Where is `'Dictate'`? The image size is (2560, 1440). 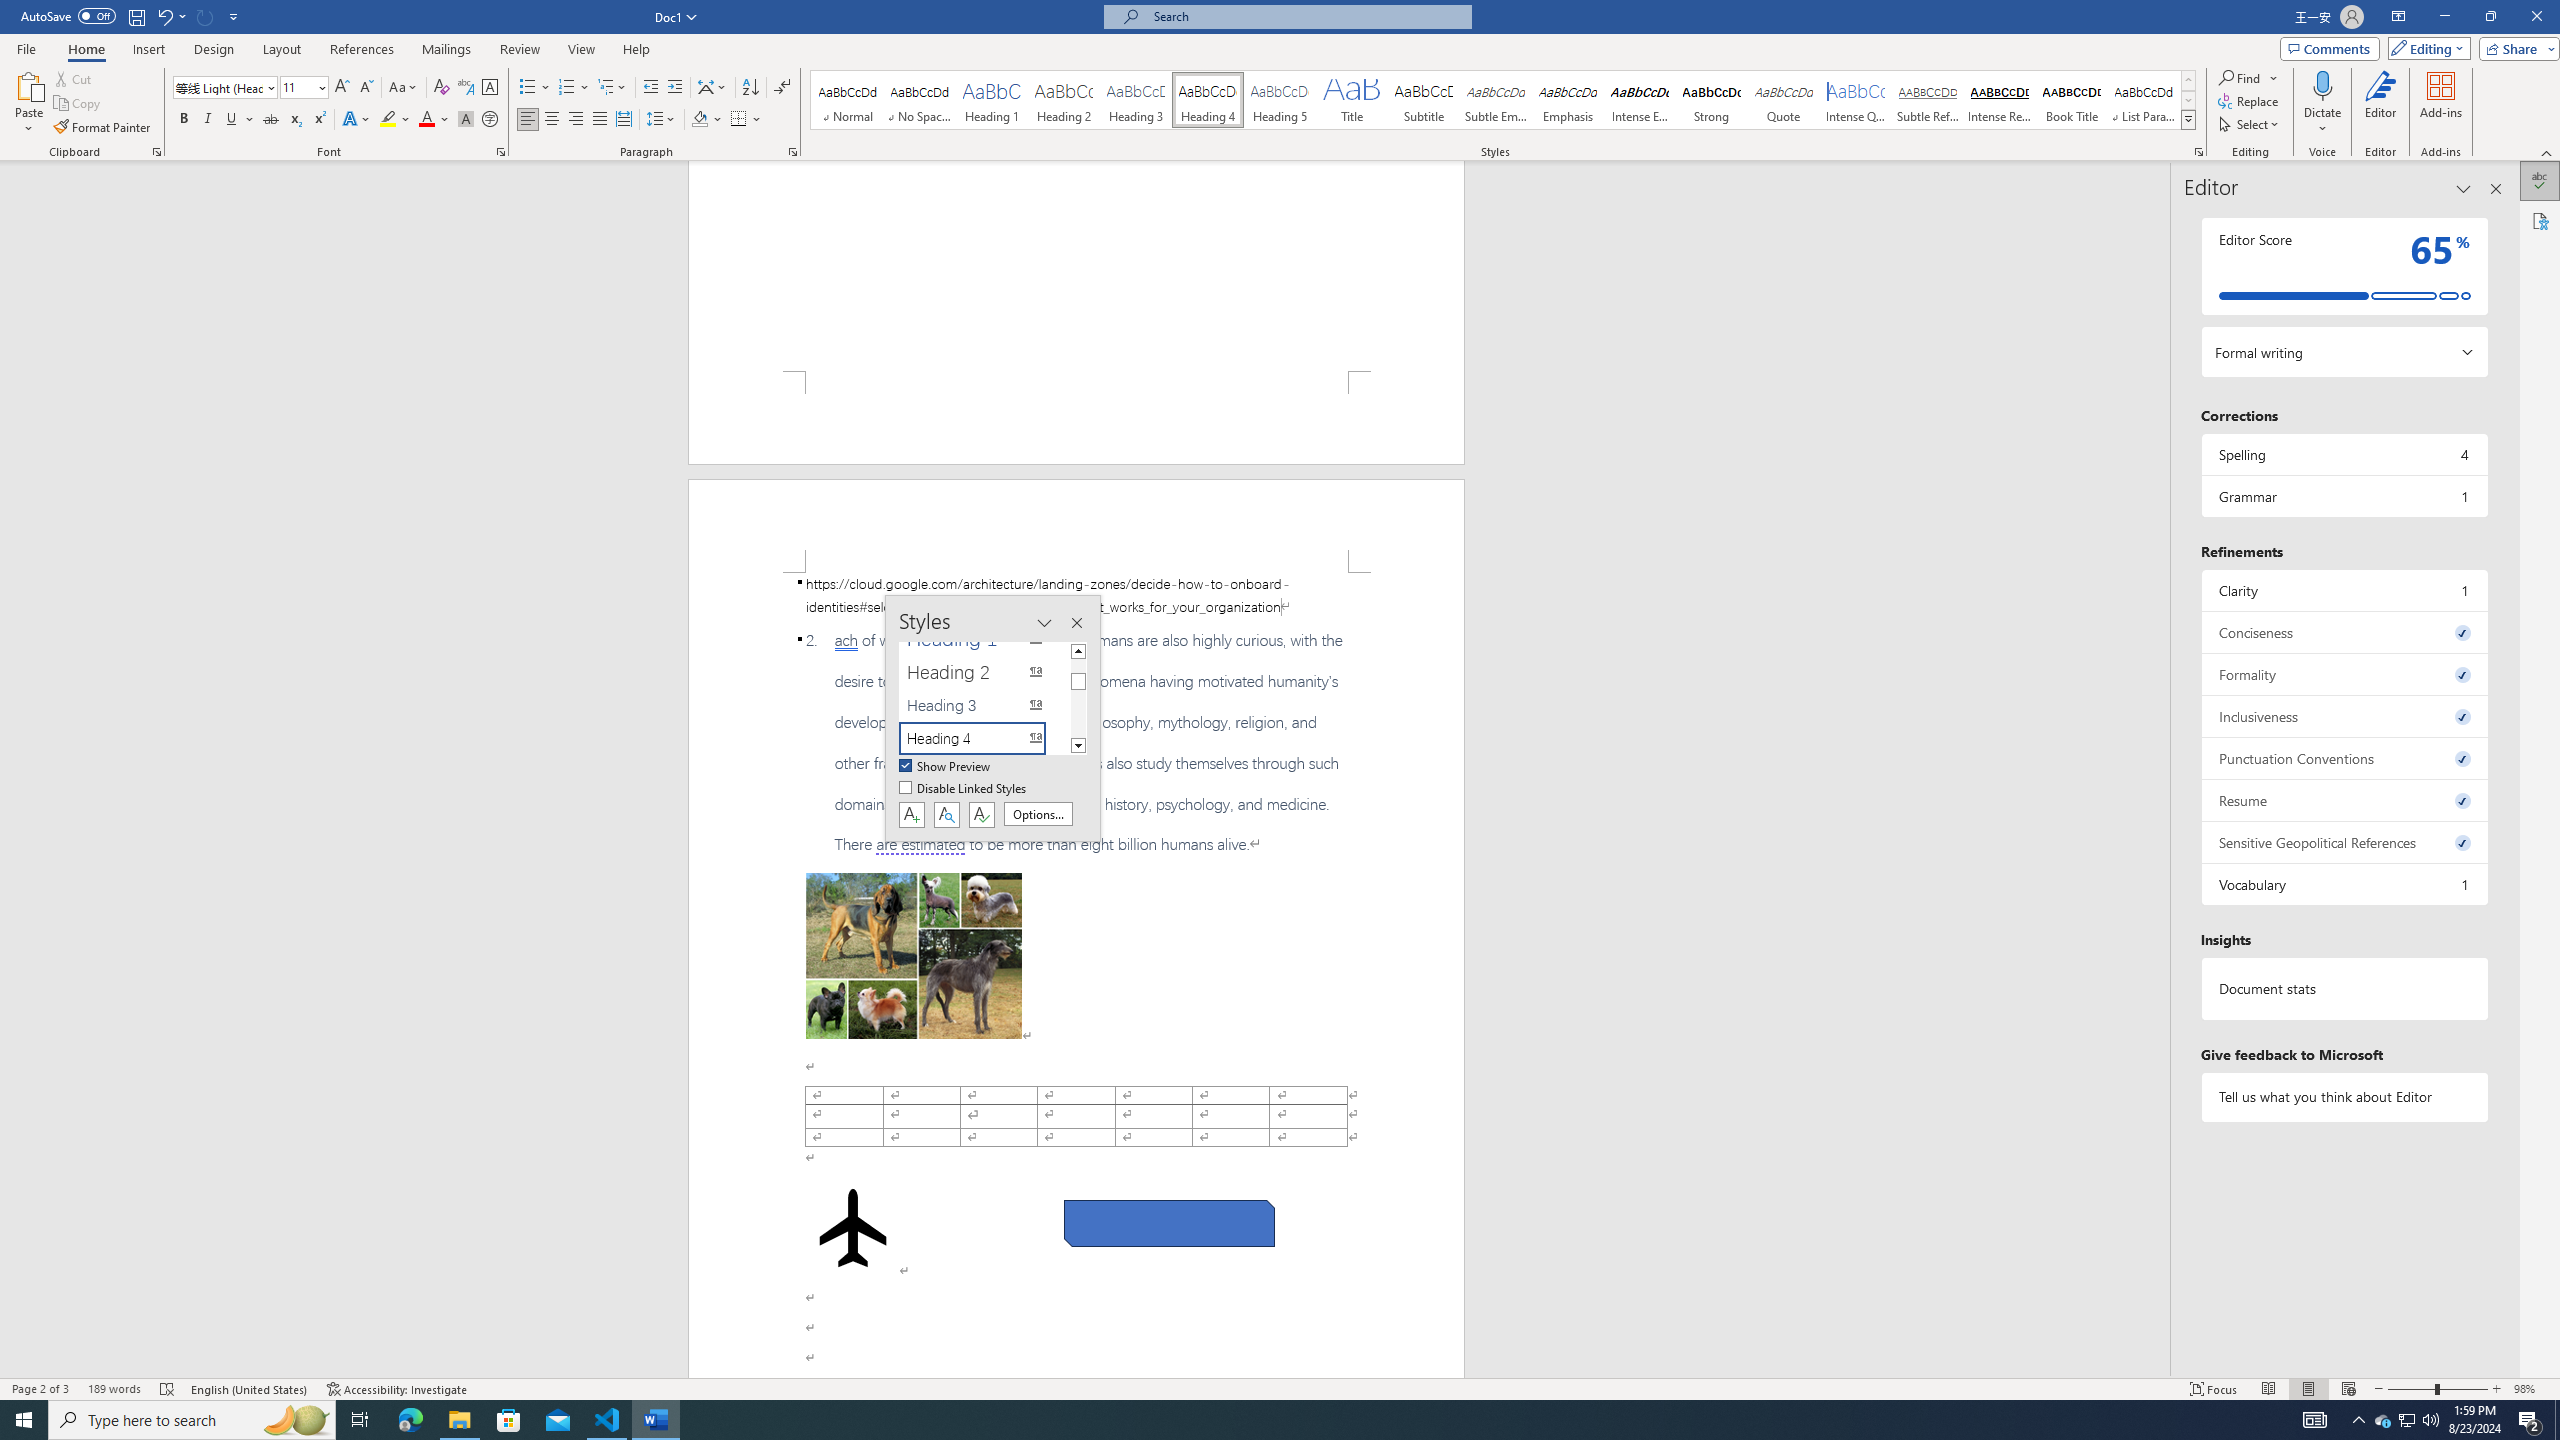 'Dictate' is located at coordinates (2323, 103).